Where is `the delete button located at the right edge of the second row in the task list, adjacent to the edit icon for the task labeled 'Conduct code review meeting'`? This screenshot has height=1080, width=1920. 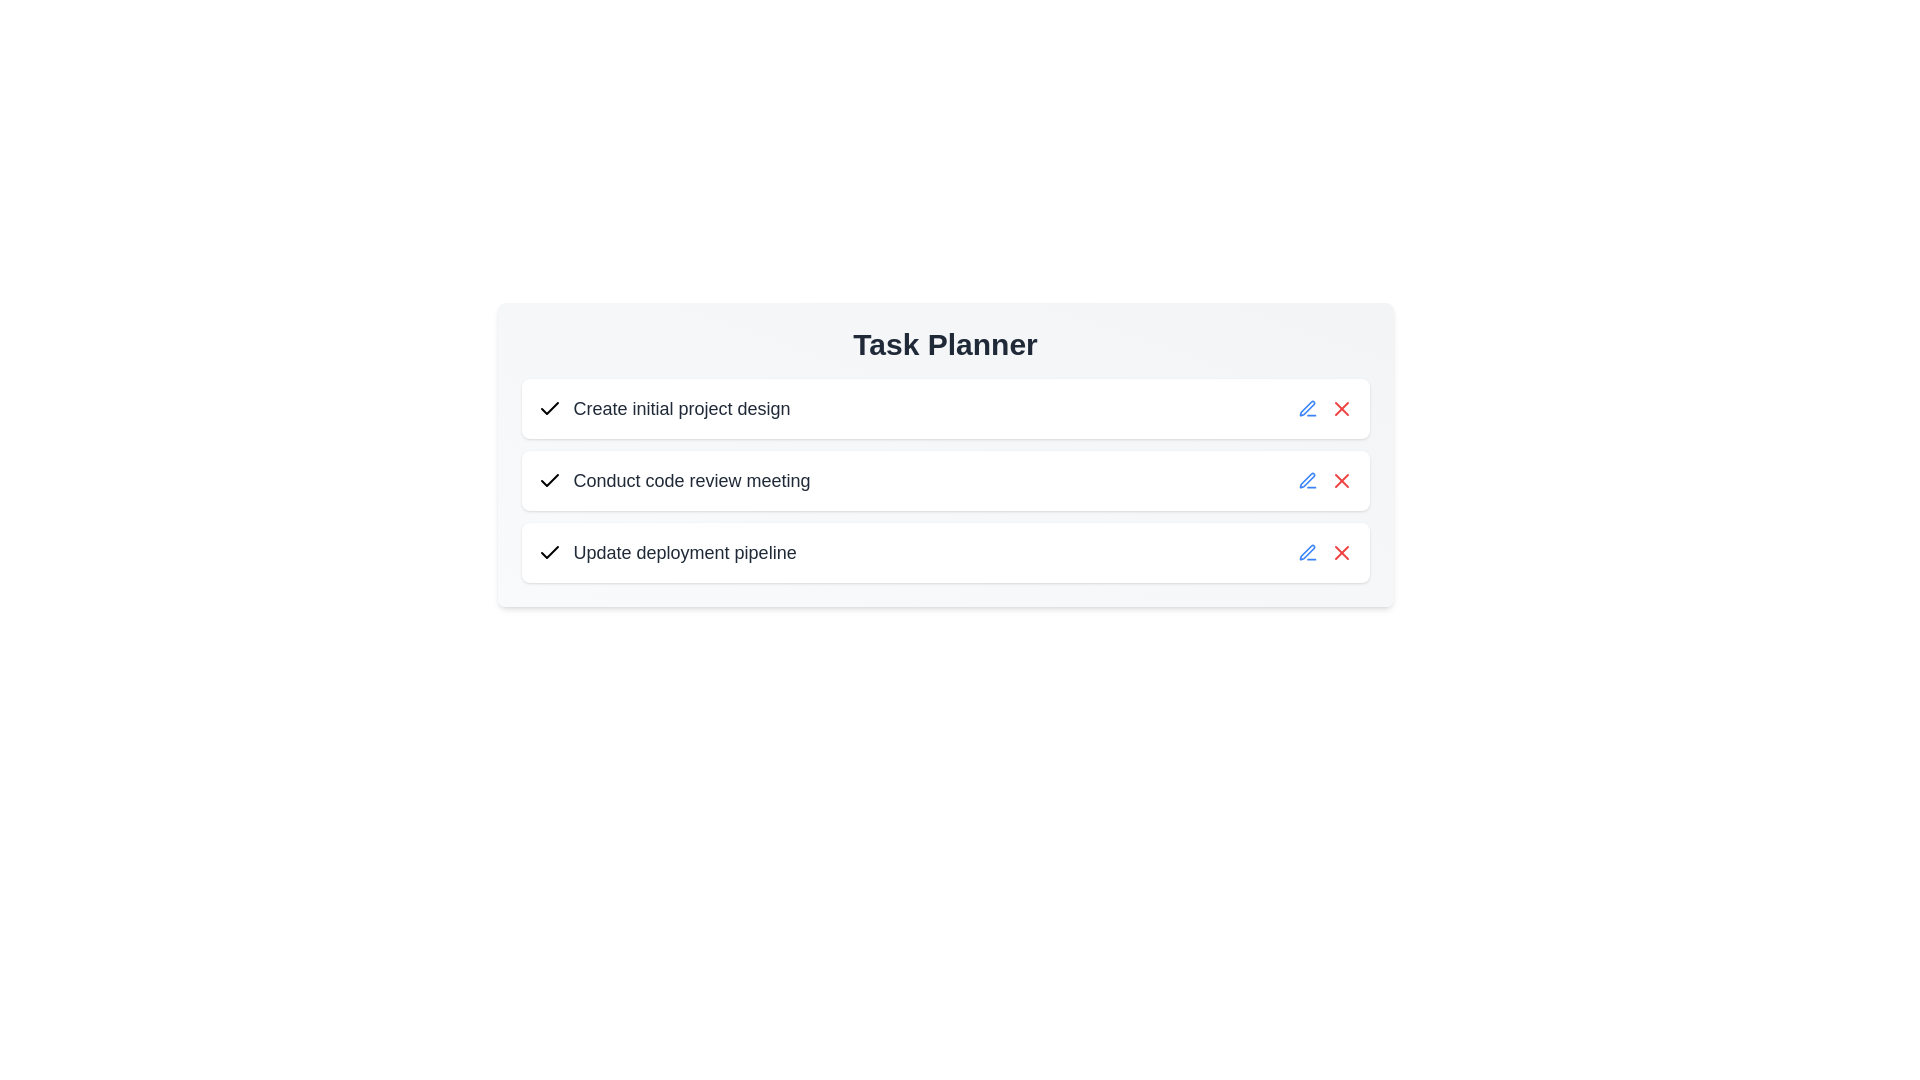 the delete button located at the right edge of the second row in the task list, adjacent to the edit icon for the task labeled 'Conduct code review meeting' is located at coordinates (1341, 481).